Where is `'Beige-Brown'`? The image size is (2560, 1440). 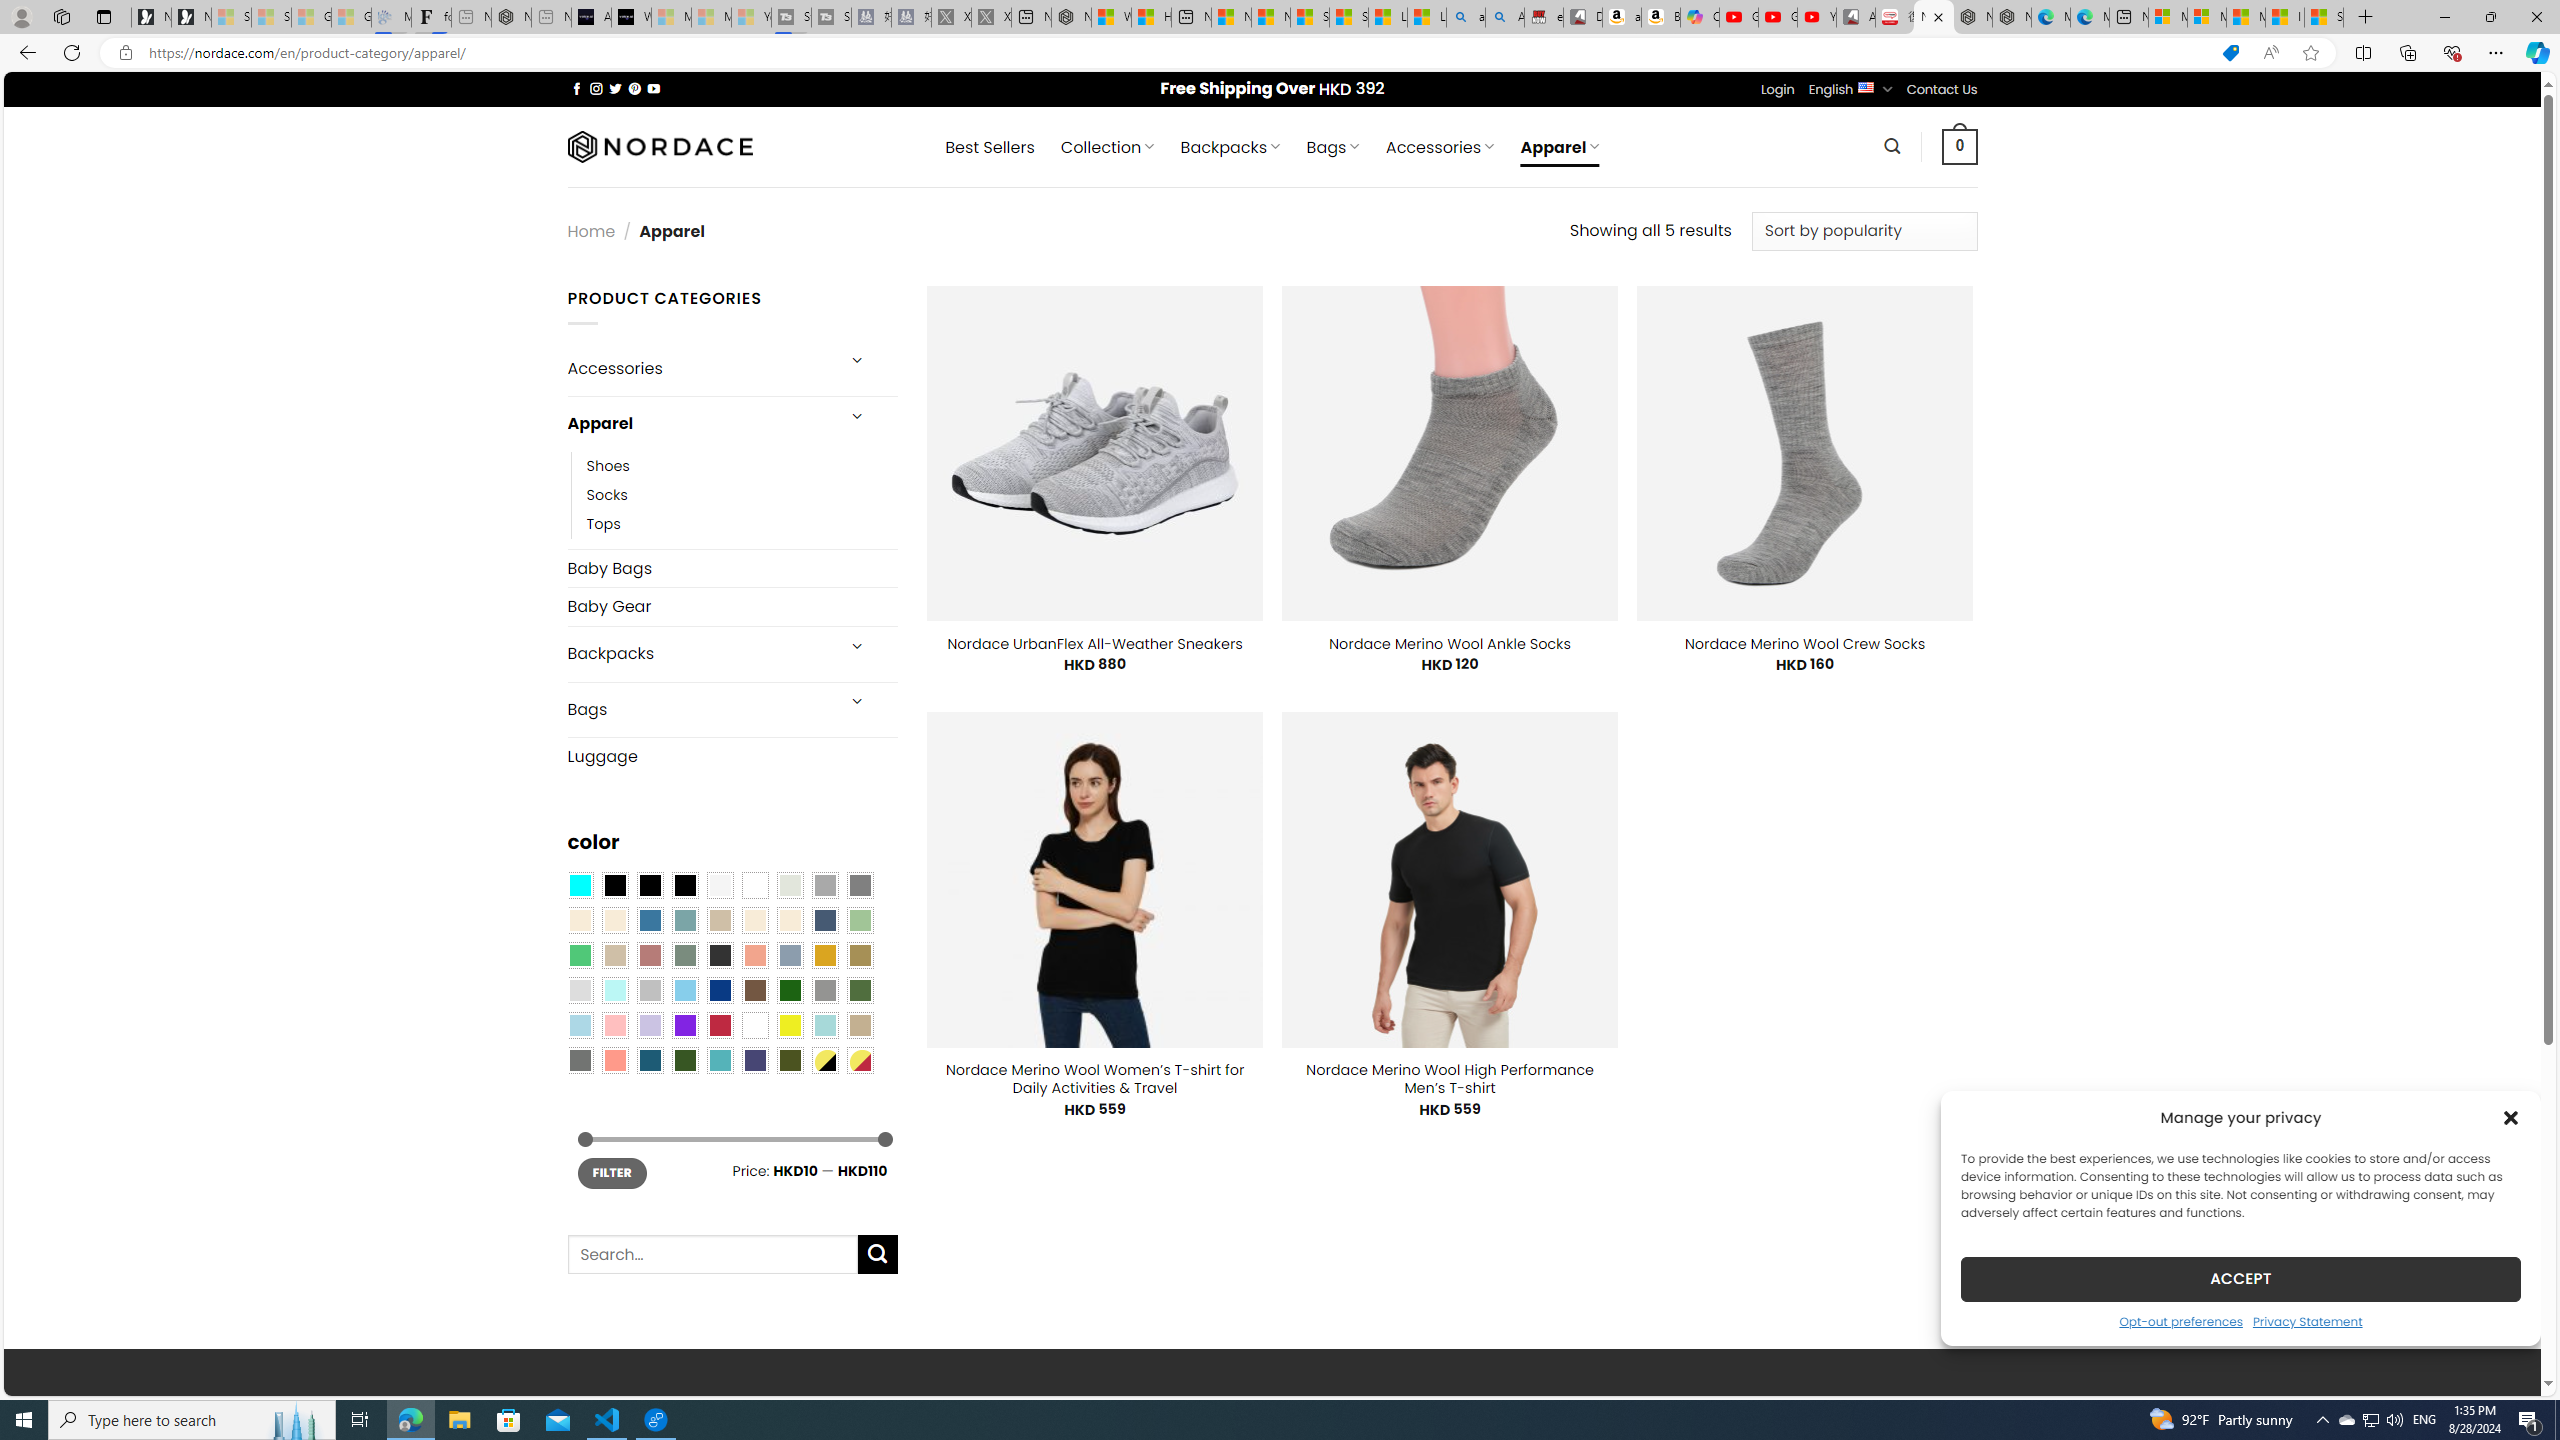
'Beige-Brown' is located at coordinates (613, 919).